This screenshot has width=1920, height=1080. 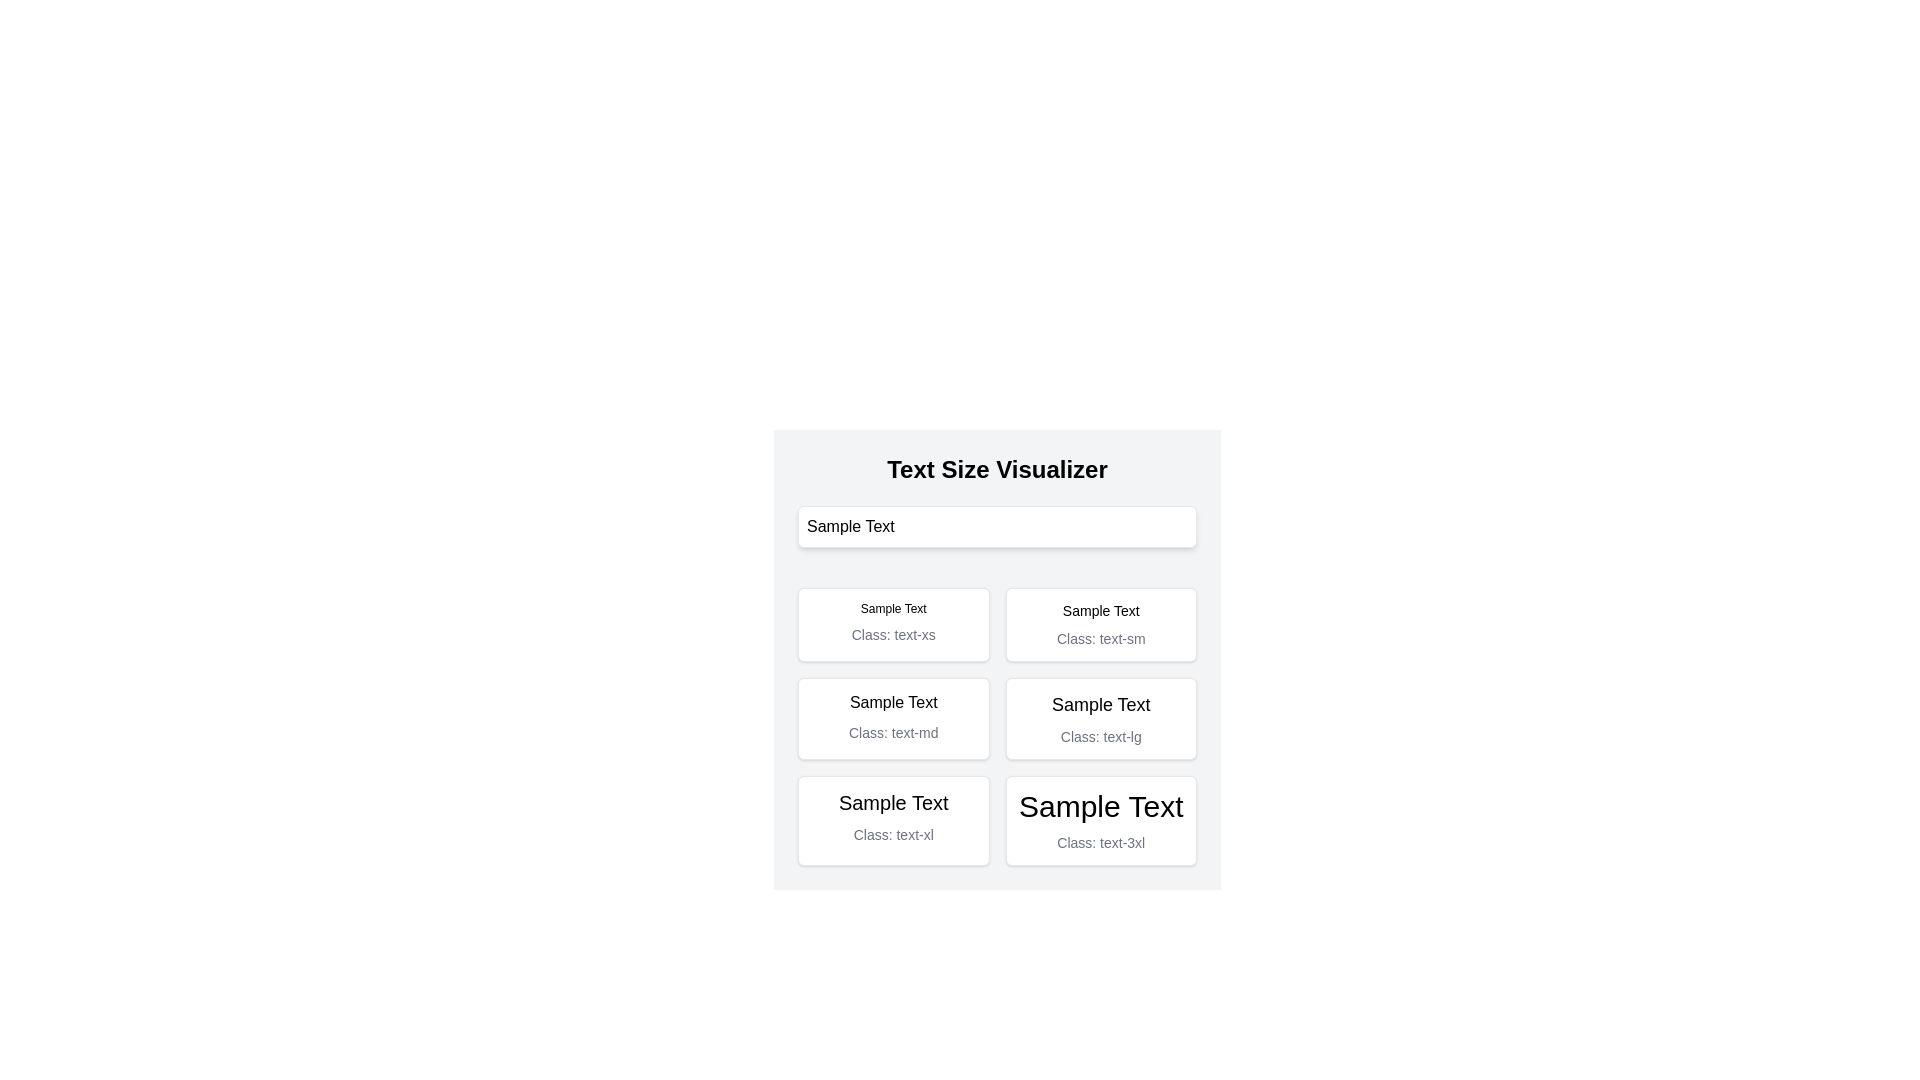 I want to click on the static text label showcasing the 'text-md' class, located in the 3rd card of the 2x3 grid in the 'Text Size Visualizer' section, so click(x=892, y=701).